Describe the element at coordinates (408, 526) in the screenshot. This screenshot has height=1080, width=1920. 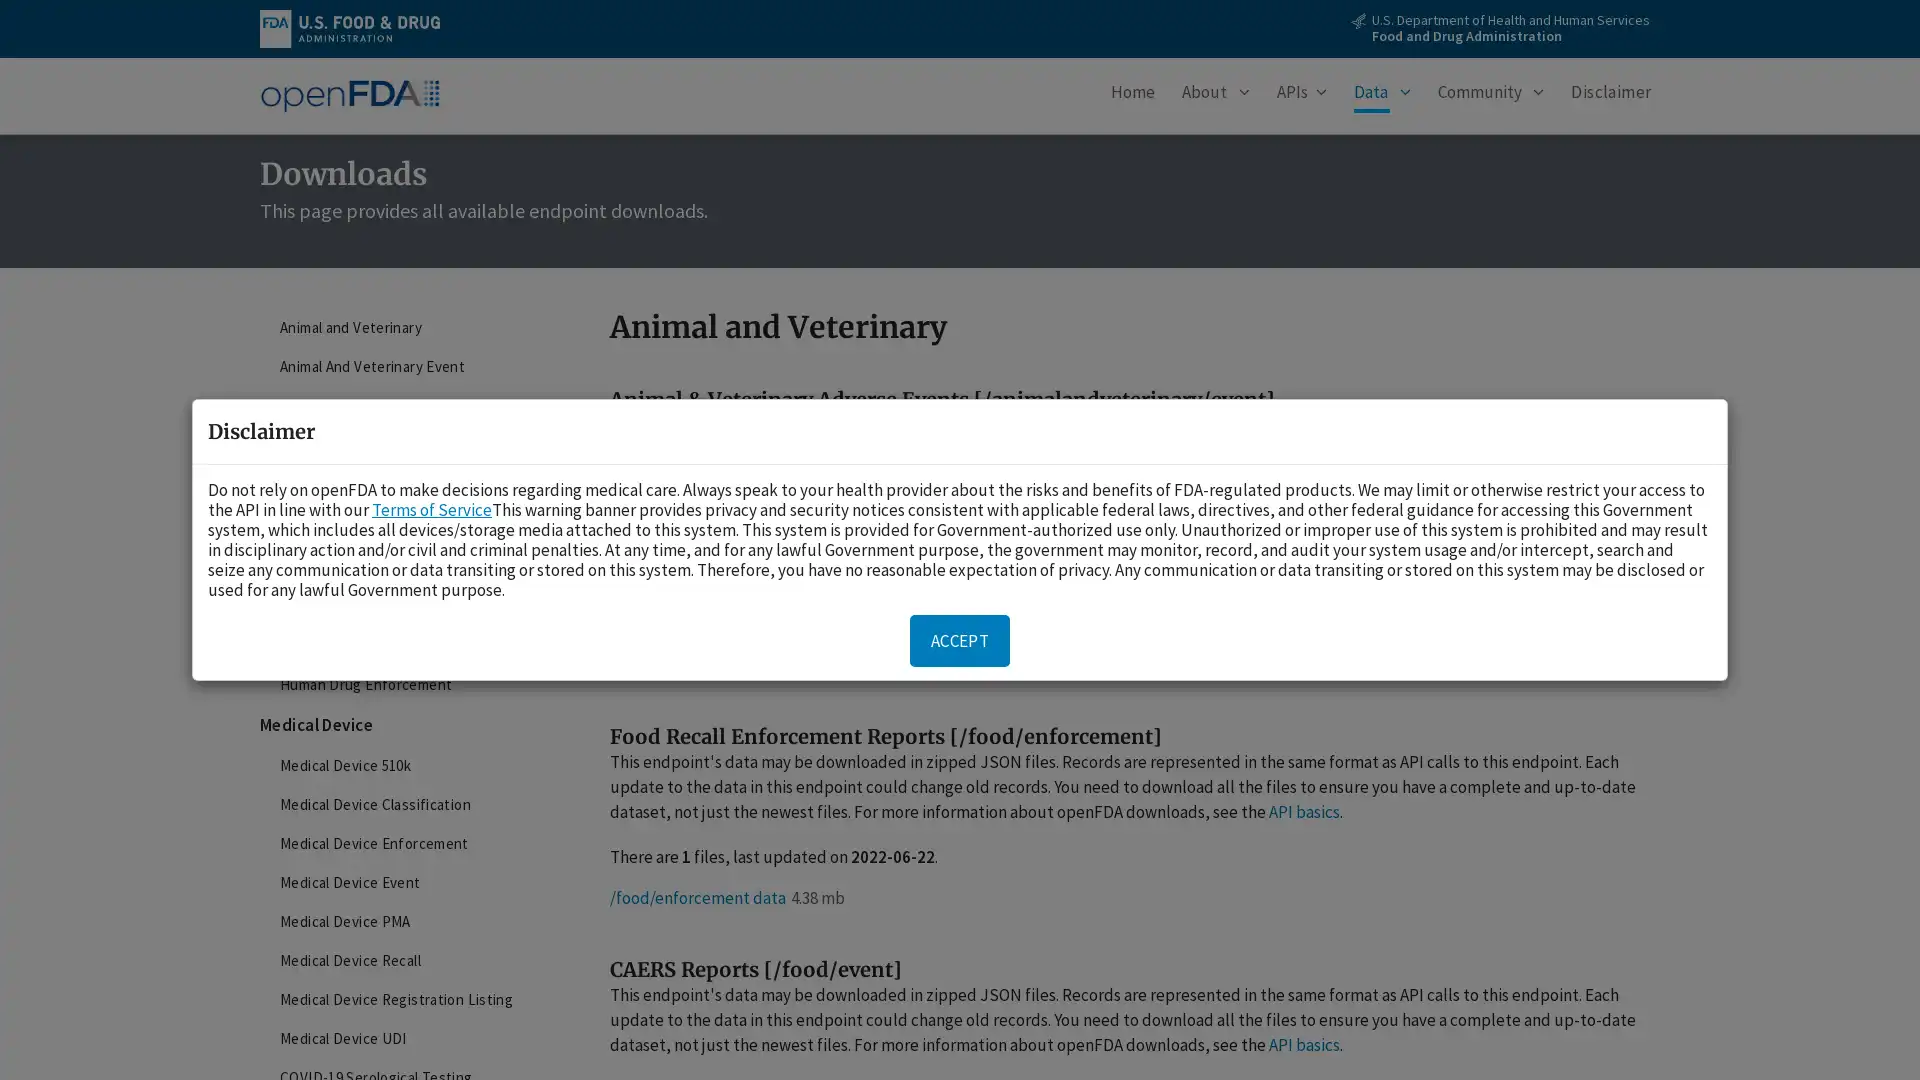
I see `Human Drug` at that location.